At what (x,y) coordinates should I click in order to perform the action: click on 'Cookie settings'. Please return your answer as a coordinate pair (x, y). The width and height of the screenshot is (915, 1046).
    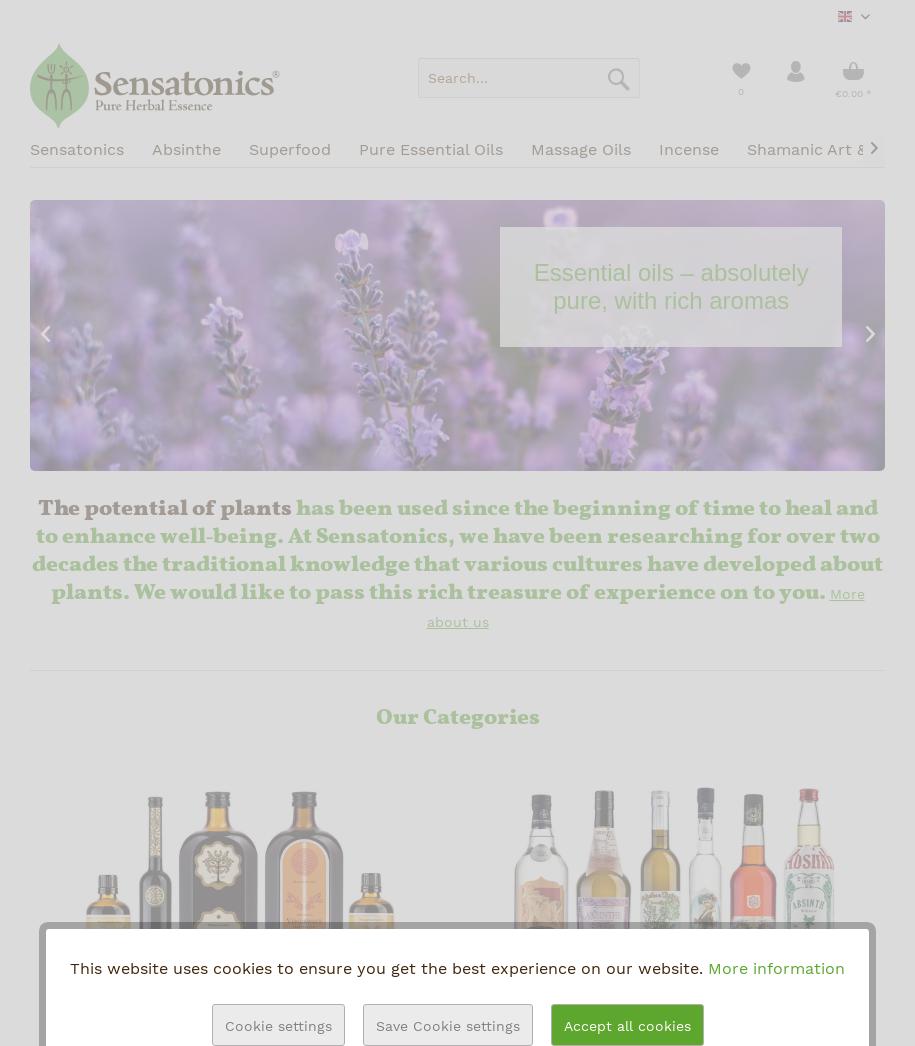
    Looking at the image, I should click on (276, 1026).